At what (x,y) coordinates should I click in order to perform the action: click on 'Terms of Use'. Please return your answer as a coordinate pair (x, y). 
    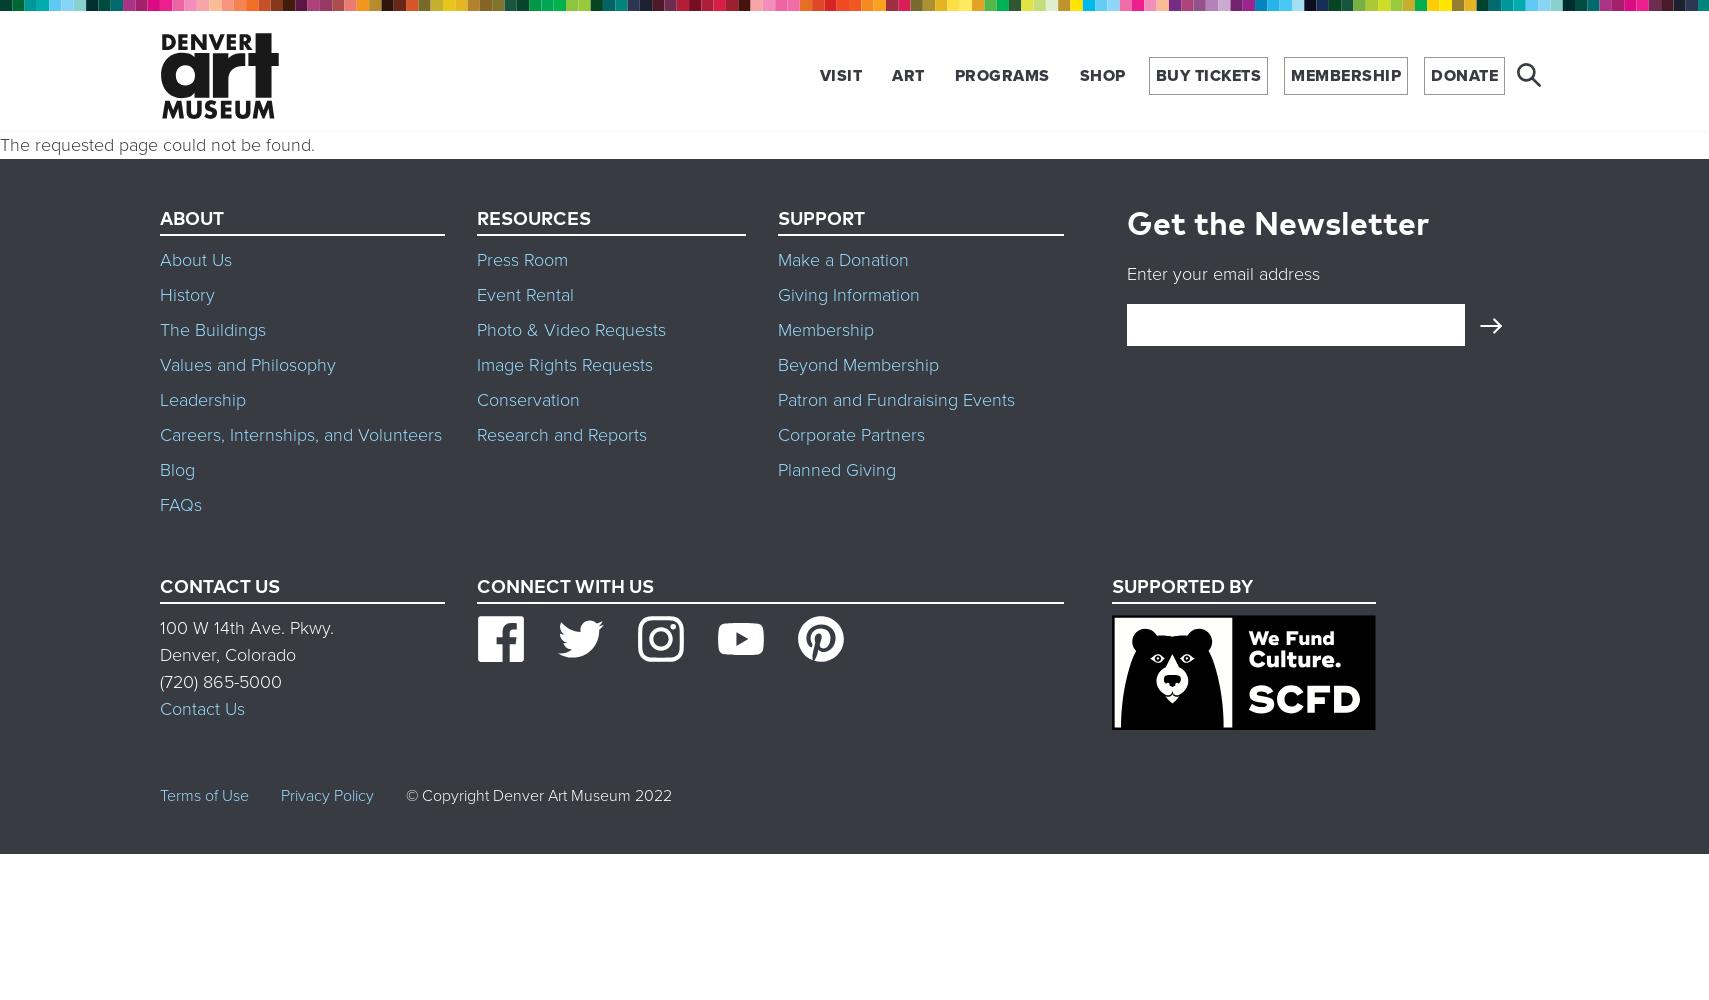
    Looking at the image, I should click on (203, 796).